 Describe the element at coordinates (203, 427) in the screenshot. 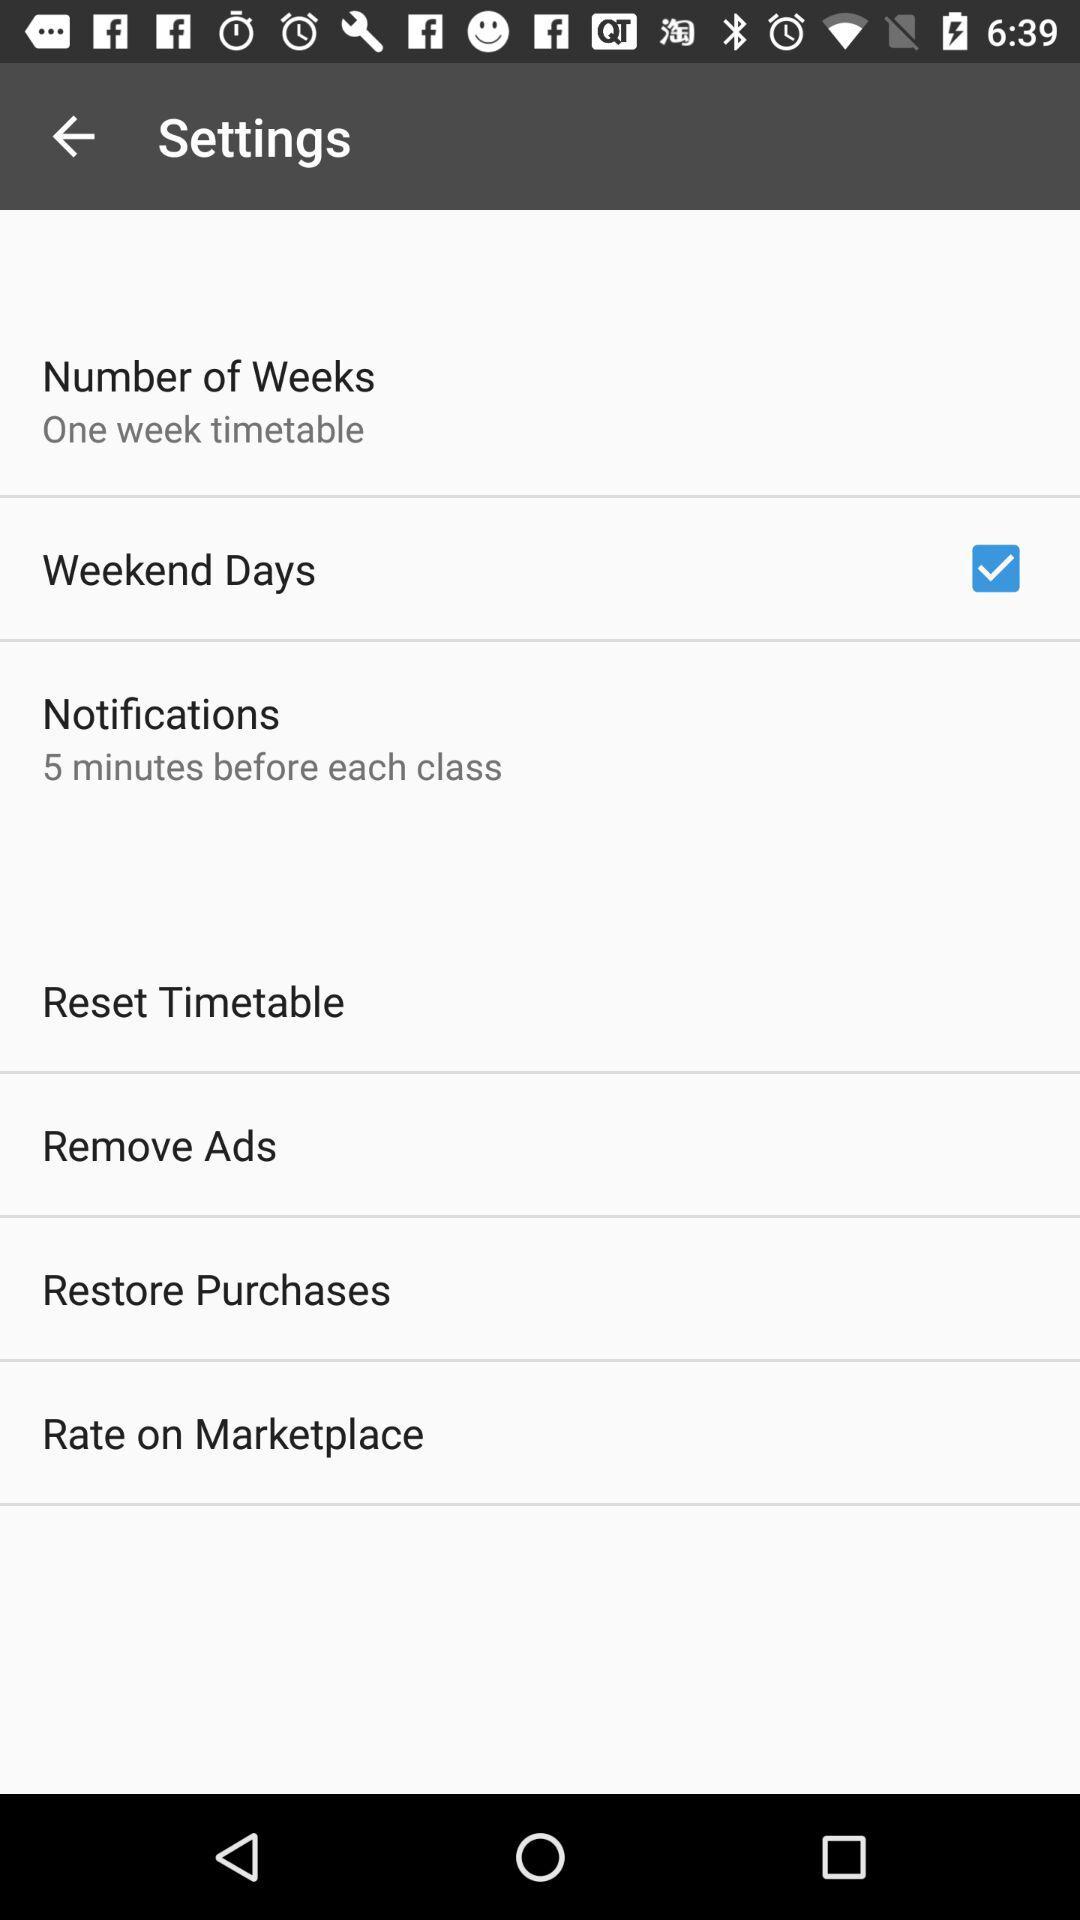

I see `one week timetable` at that location.